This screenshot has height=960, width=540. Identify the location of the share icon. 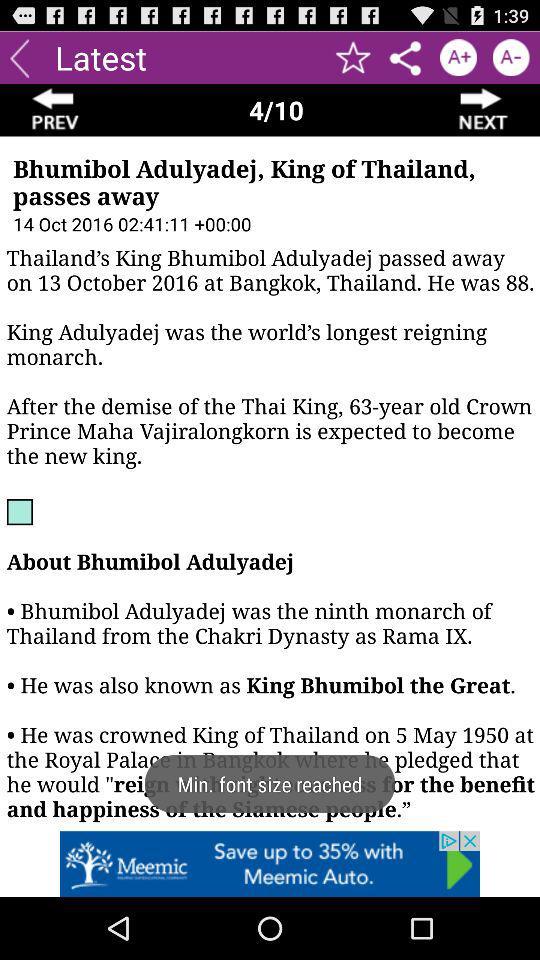
(405, 61).